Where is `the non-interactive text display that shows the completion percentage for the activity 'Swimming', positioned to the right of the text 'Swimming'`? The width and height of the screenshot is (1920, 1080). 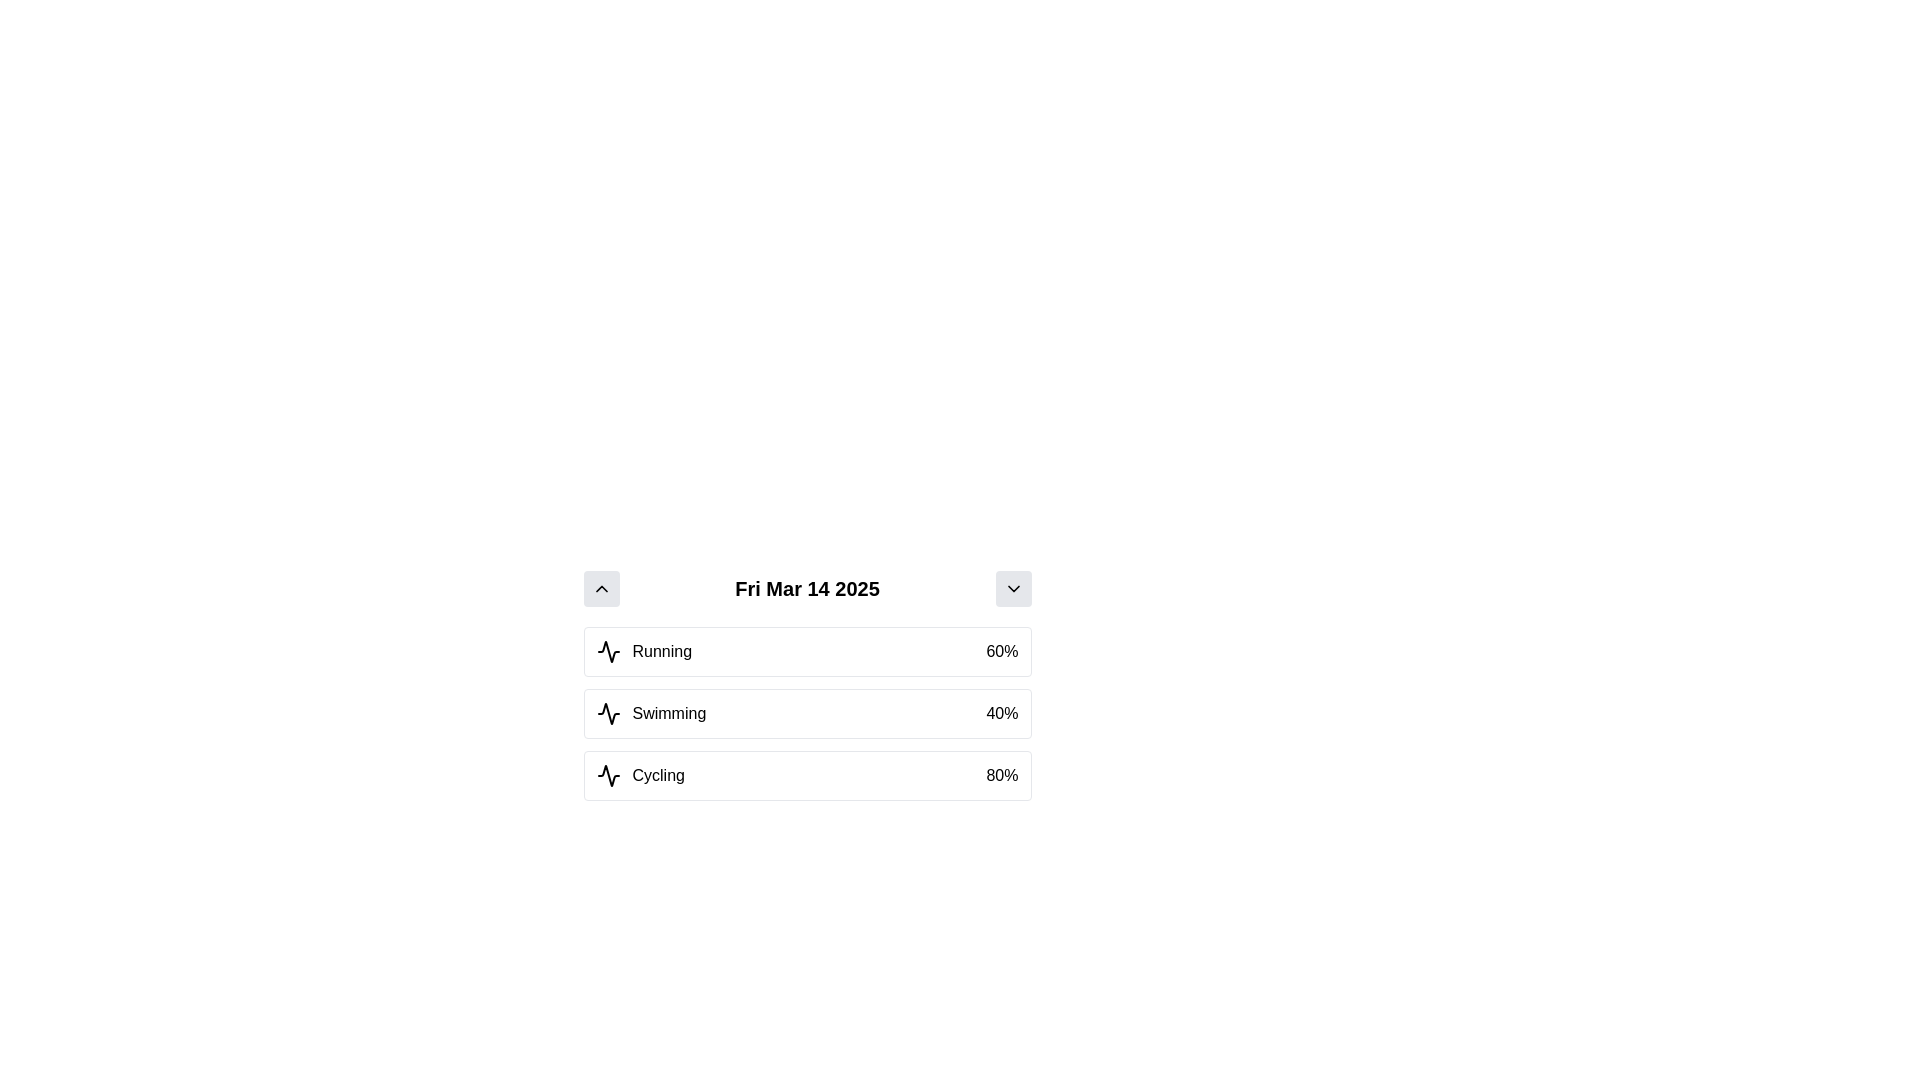
the non-interactive text display that shows the completion percentage for the activity 'Swimming', positioned to the right of the text 'Swimming' is located at coordinates (1002, 712).